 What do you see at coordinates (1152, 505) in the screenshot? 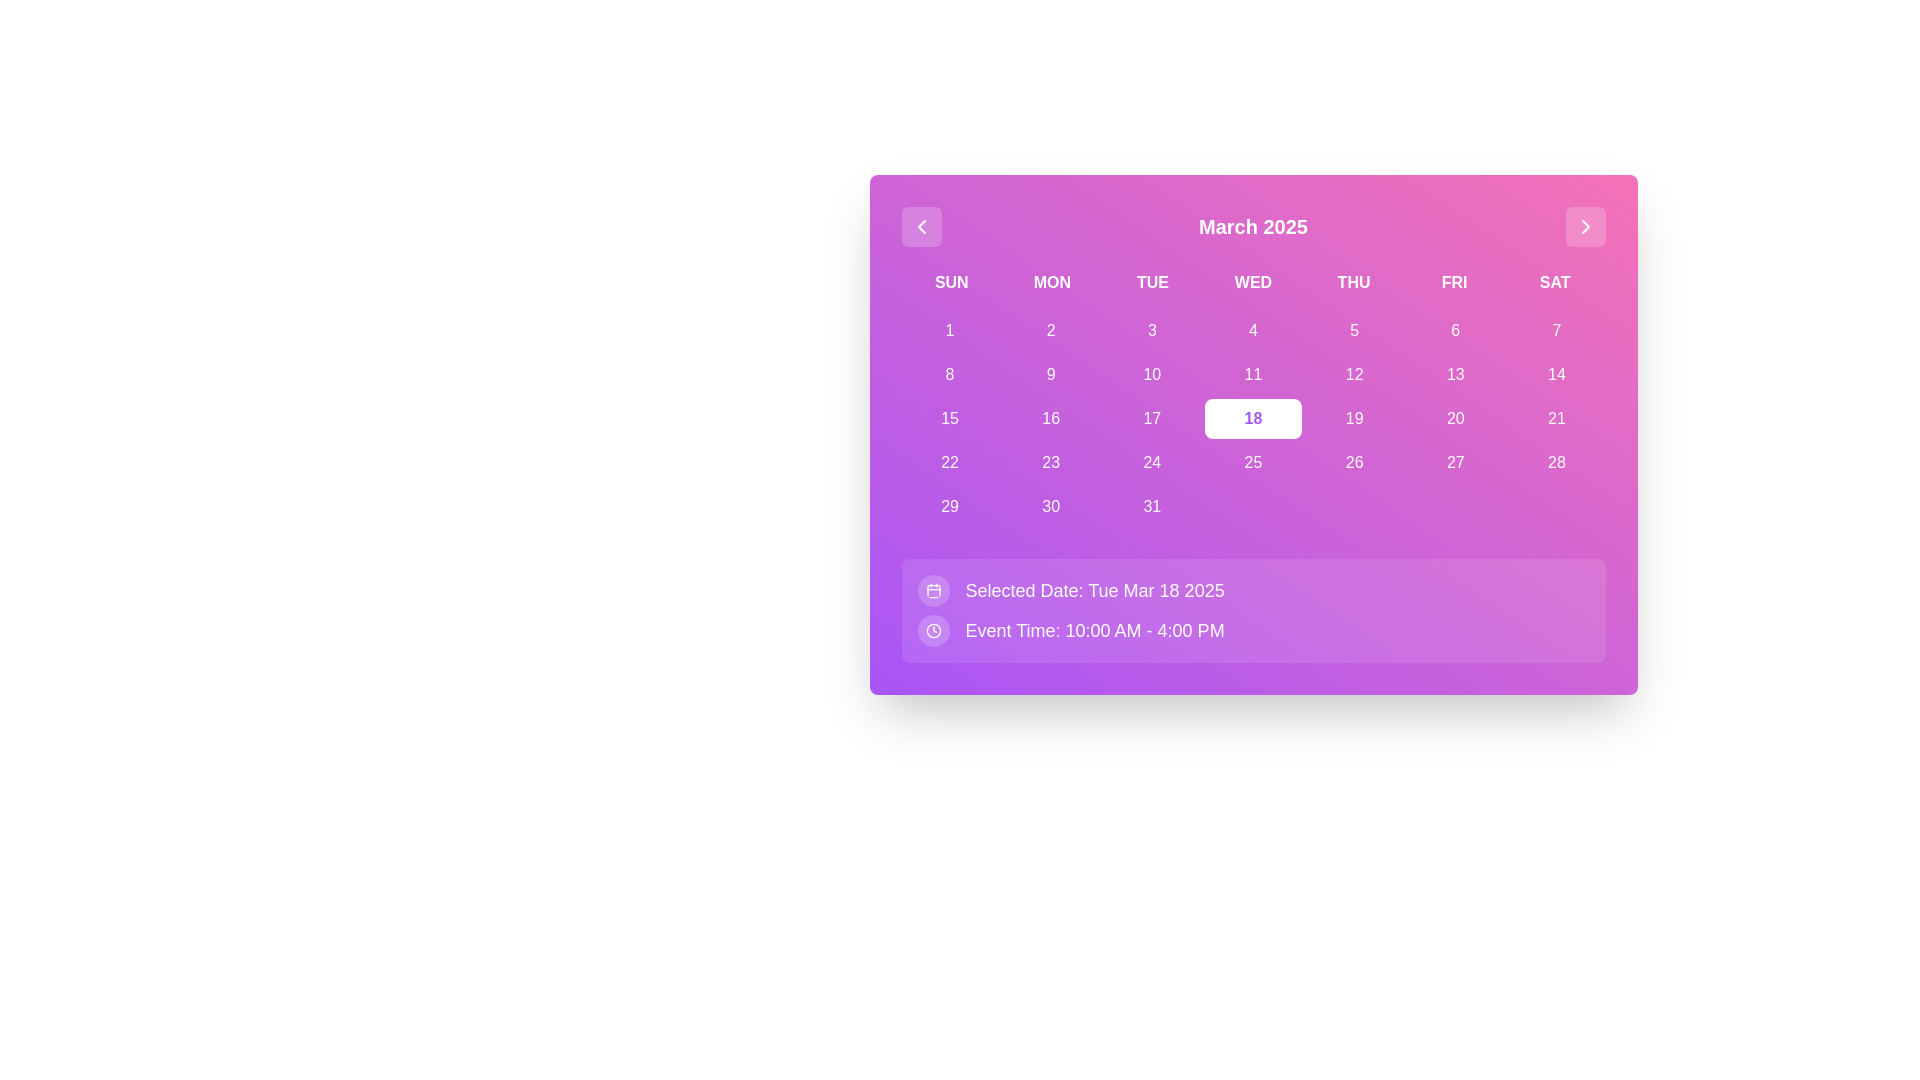
I see `the interactive calendar date cell displaying '31' in white text on a purple background` at bounding box center [1152, 505].